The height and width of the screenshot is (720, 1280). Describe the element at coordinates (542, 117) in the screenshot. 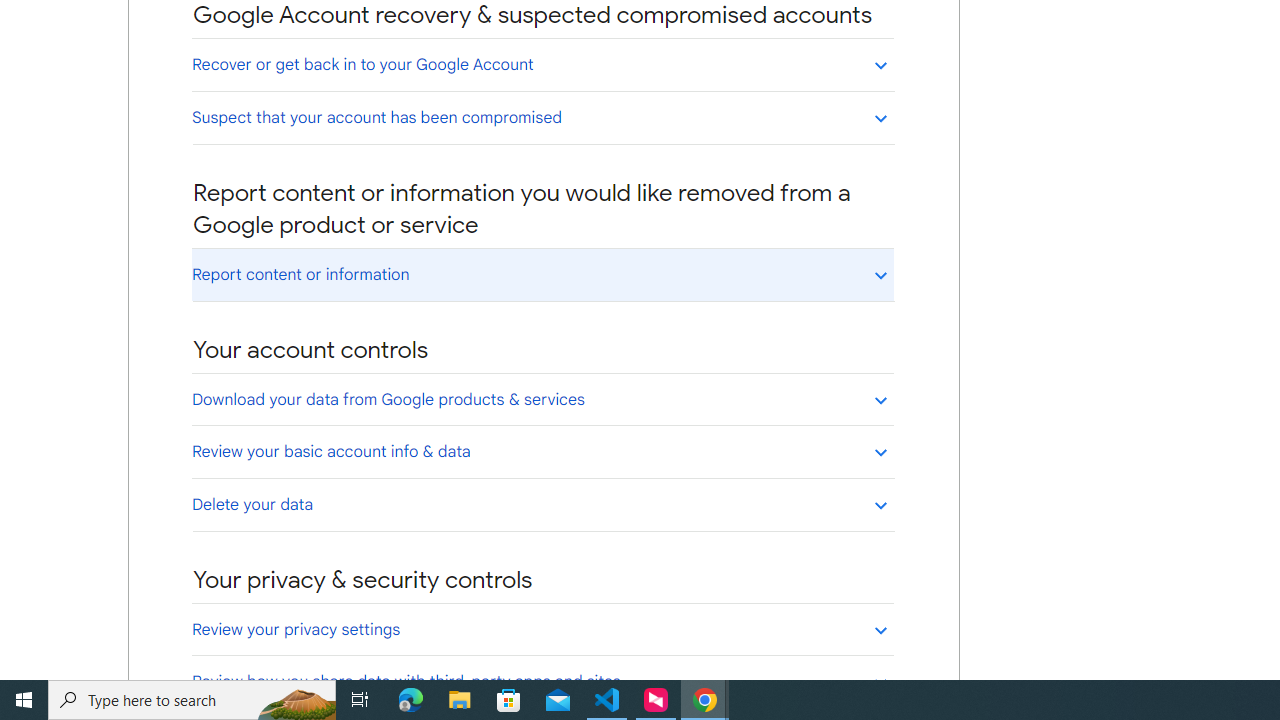

I see `'Suspect that your account has been compromised'` at that location.